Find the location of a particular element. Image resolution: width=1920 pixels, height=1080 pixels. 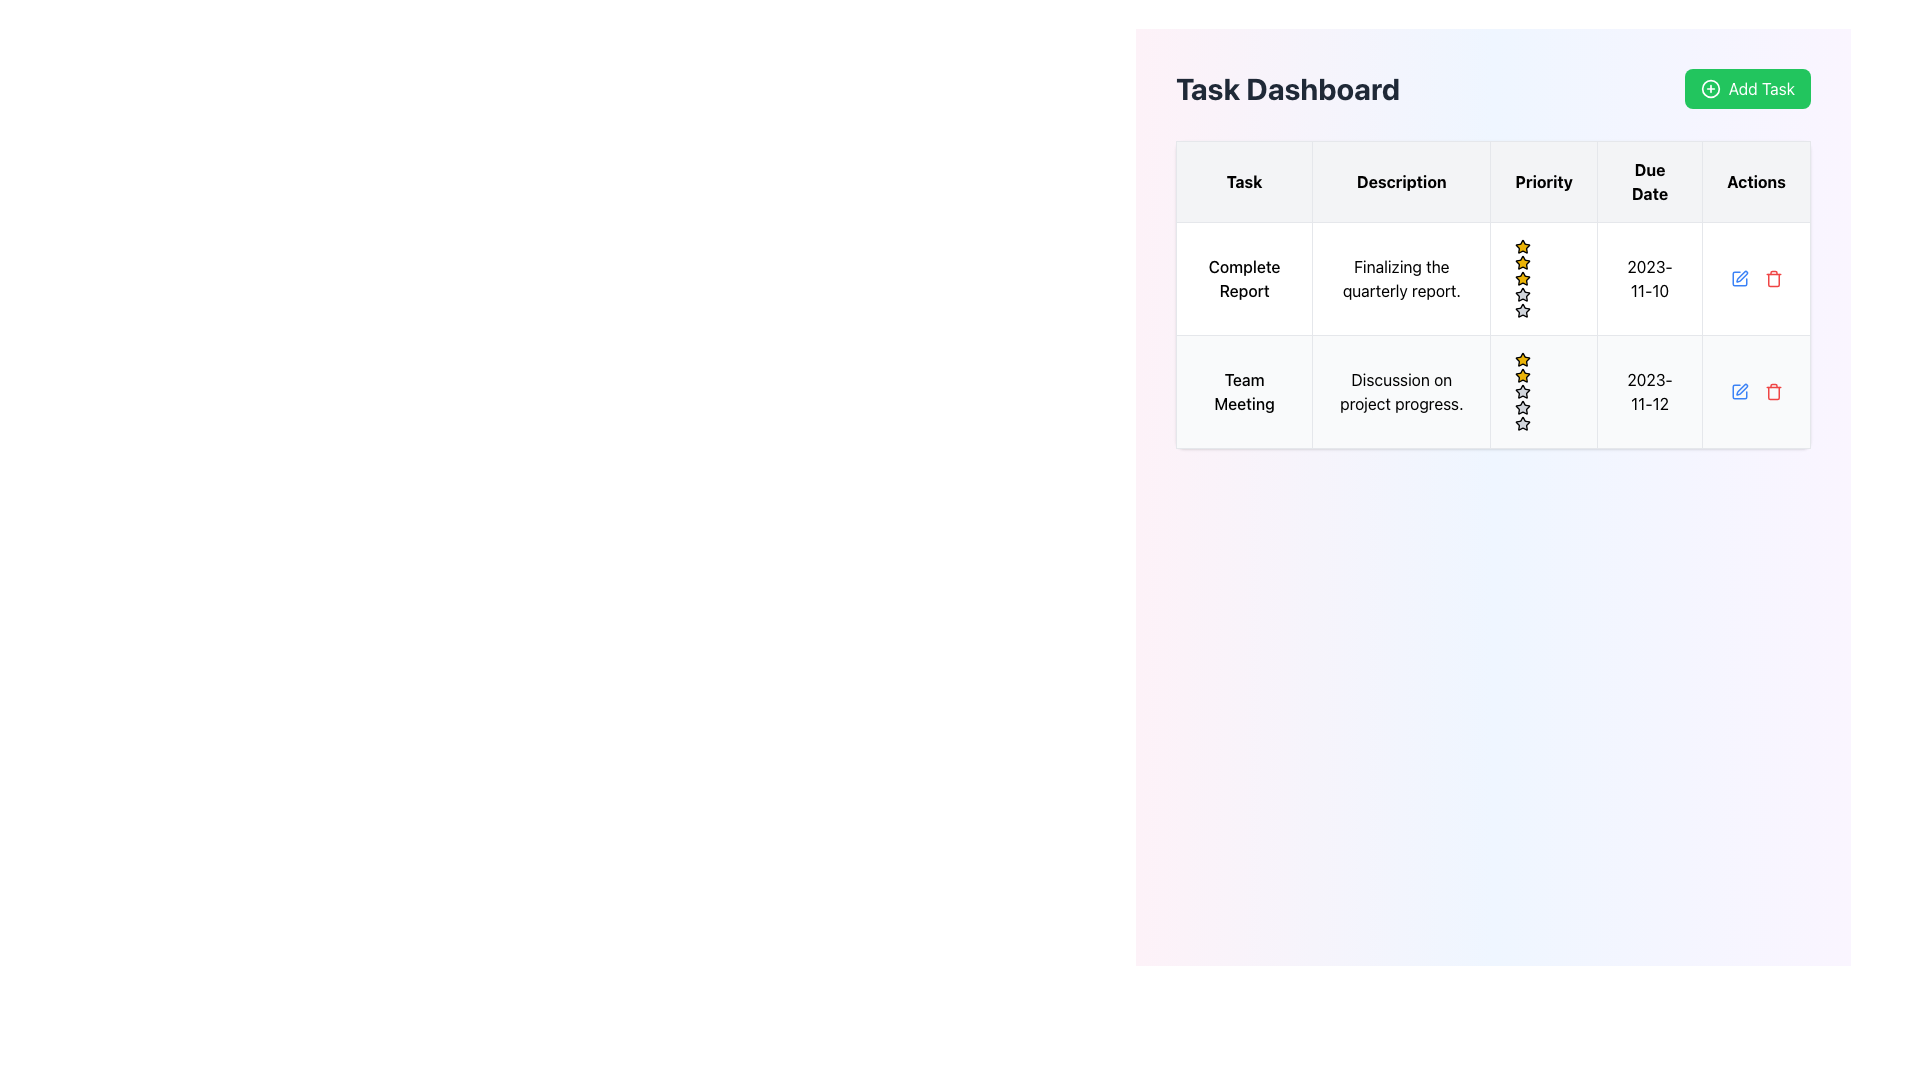

the text label displaying the due date of the 'Team Meeting' task, which is located in the last column of the corresponding row under the 'Due Date' heading is located at coordinates (1650, 392).